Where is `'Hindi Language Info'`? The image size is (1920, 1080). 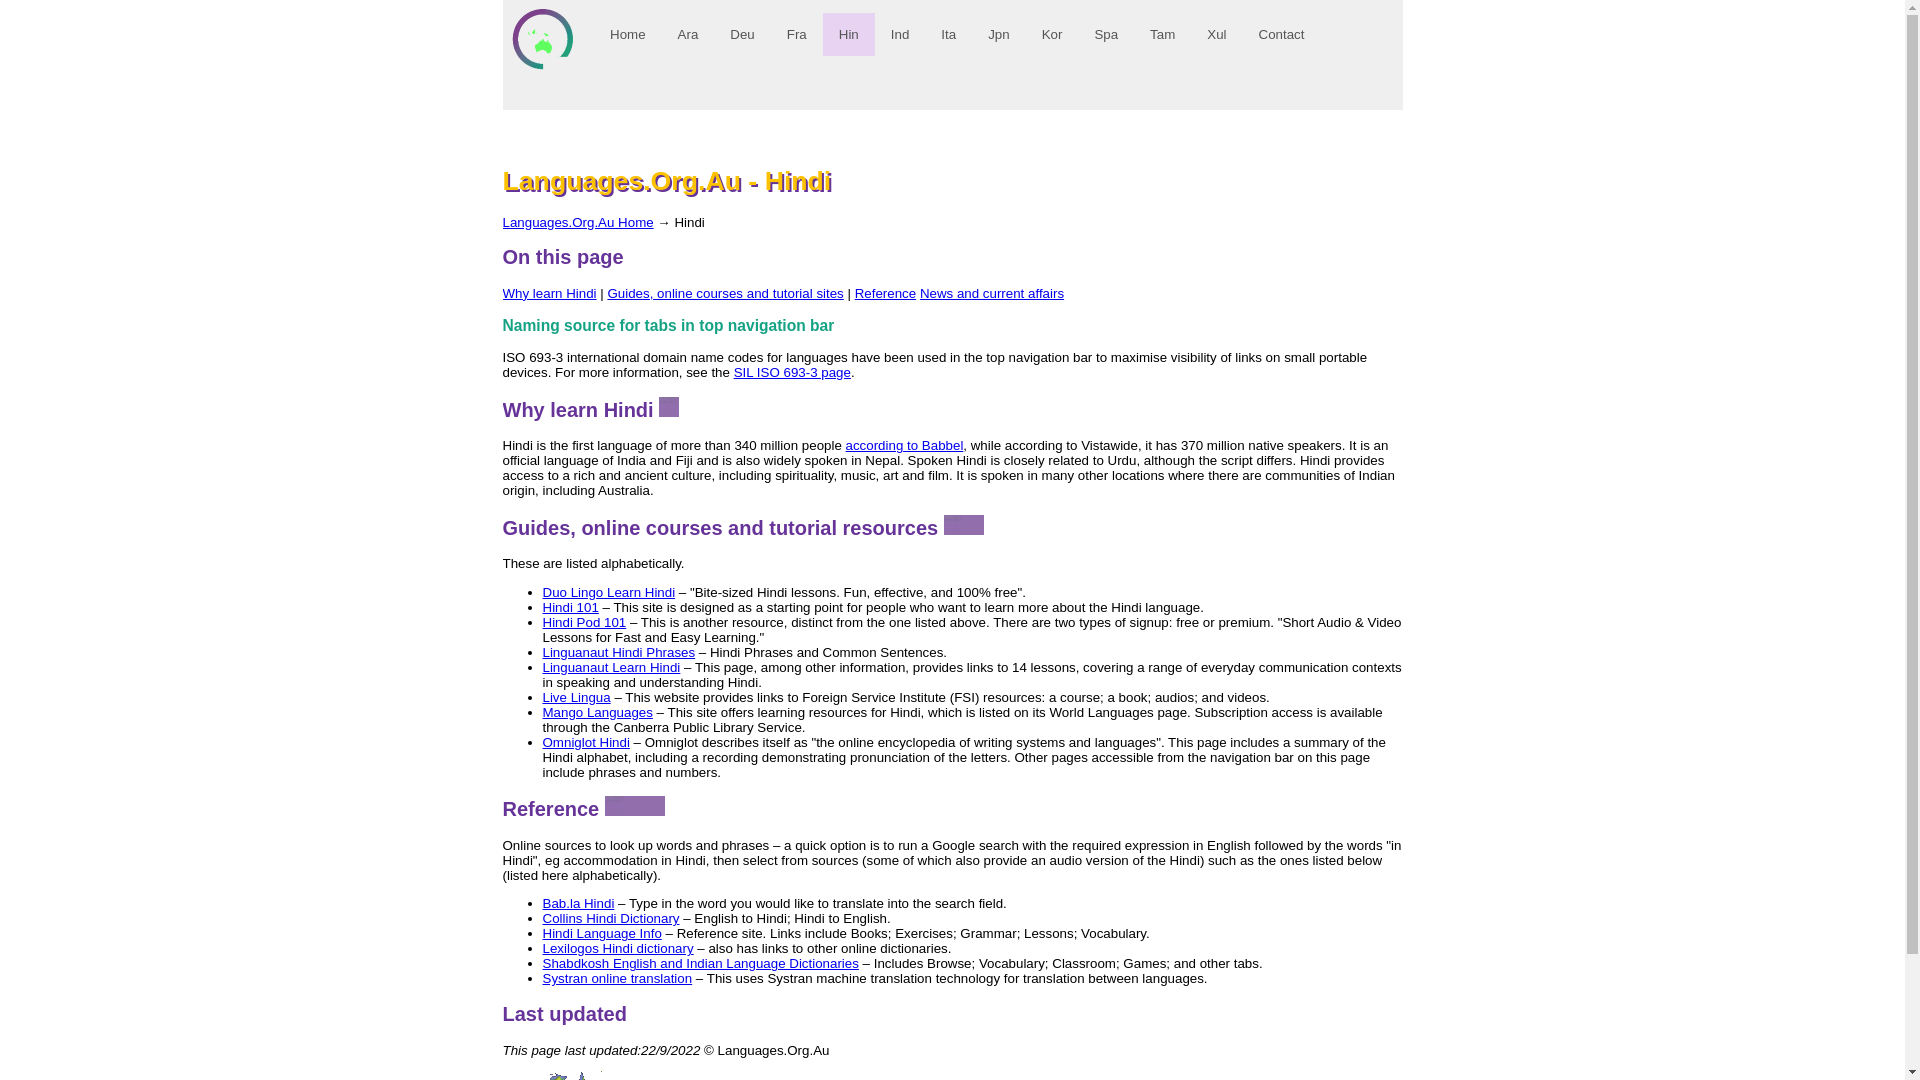
'Hindi Language Info' is located at coordinates (542, 933).